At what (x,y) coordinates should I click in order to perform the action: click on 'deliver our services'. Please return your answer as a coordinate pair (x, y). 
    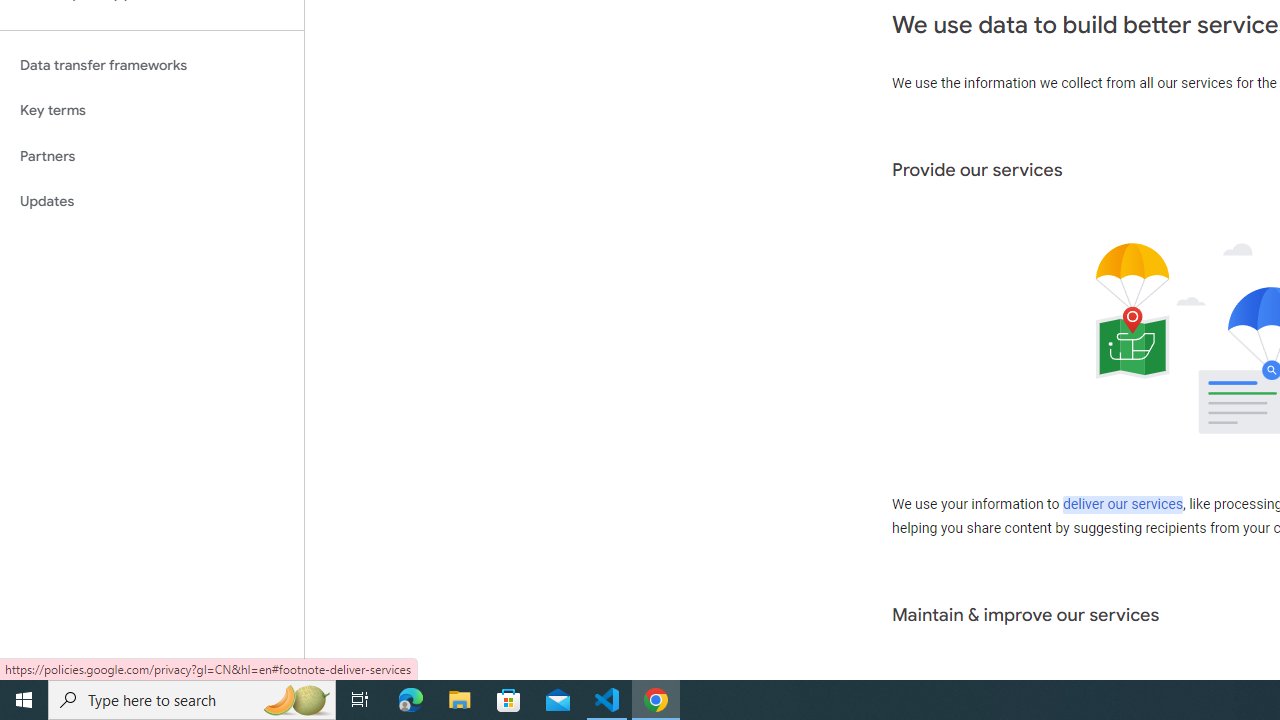
    Looking at the image, I should click on (1122, 504).